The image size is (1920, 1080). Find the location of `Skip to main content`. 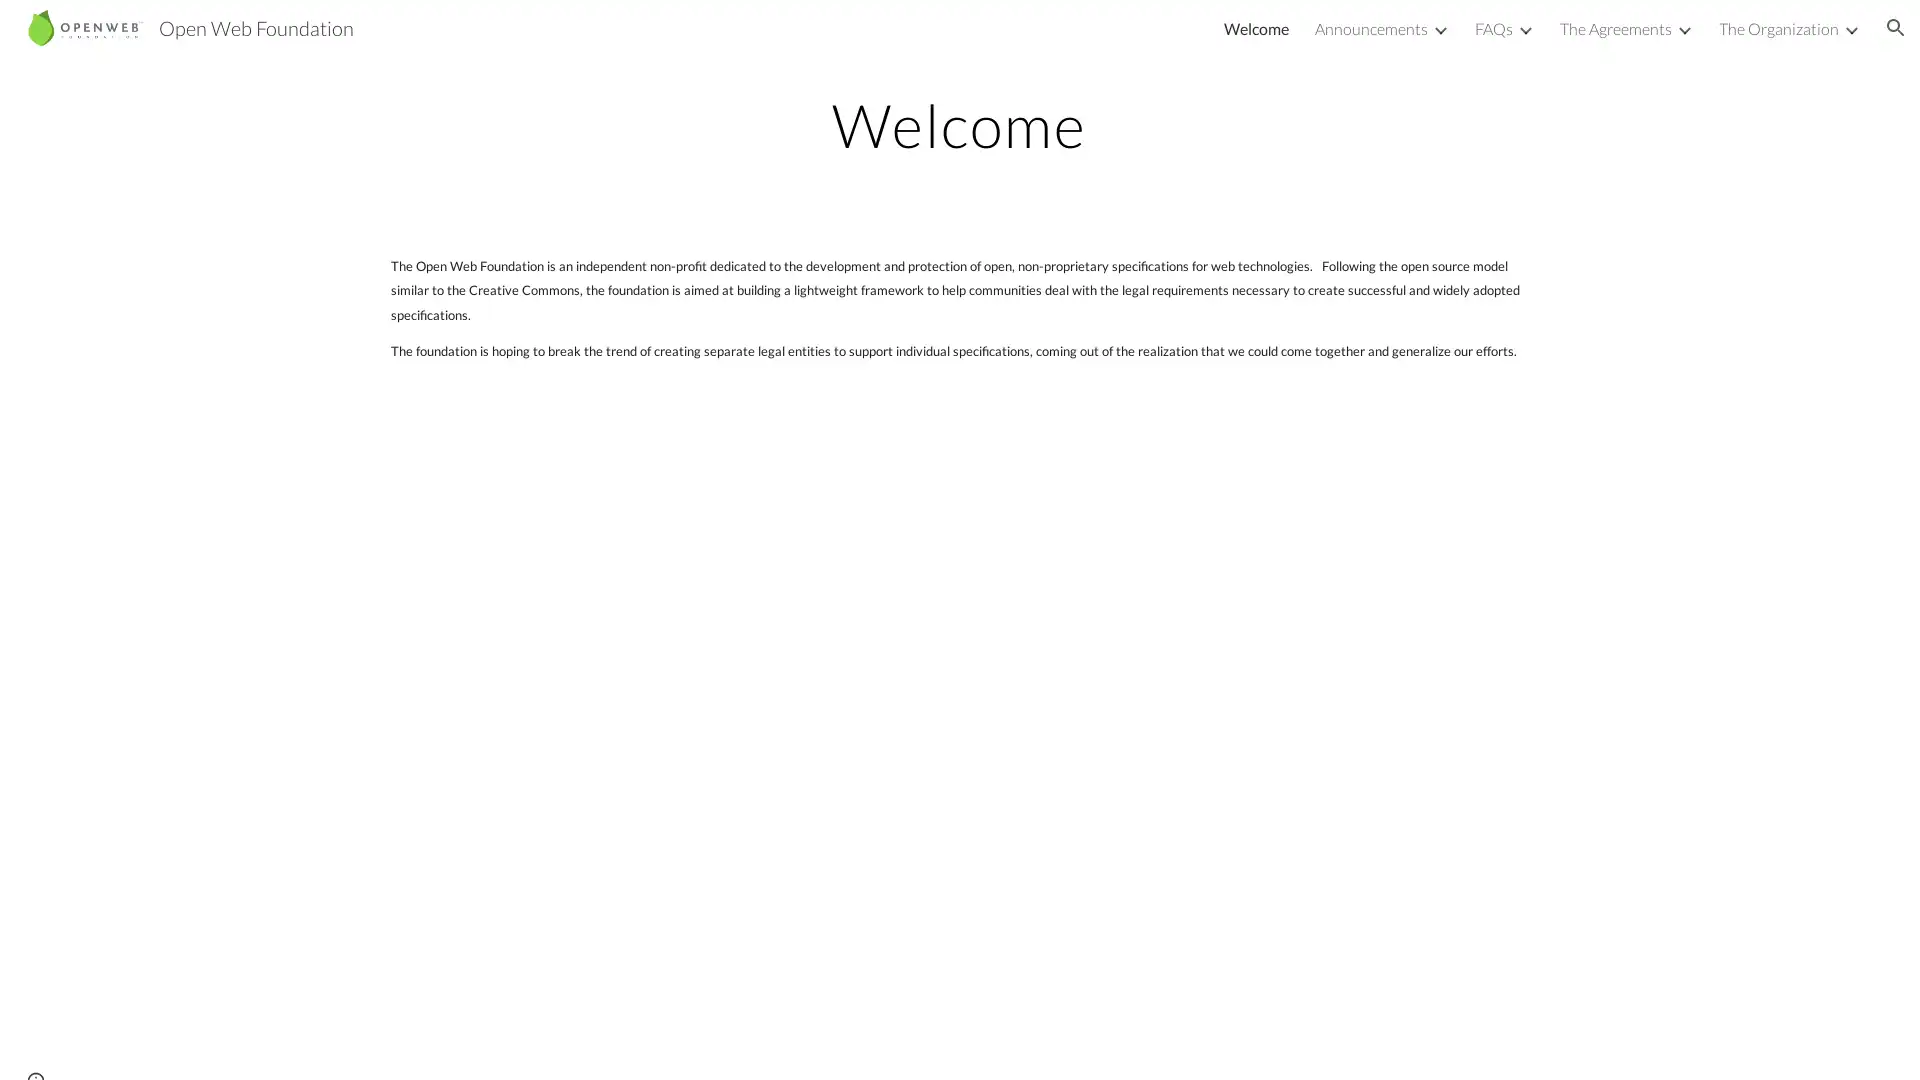

Skip to main content is located at coordinates (787, 37).